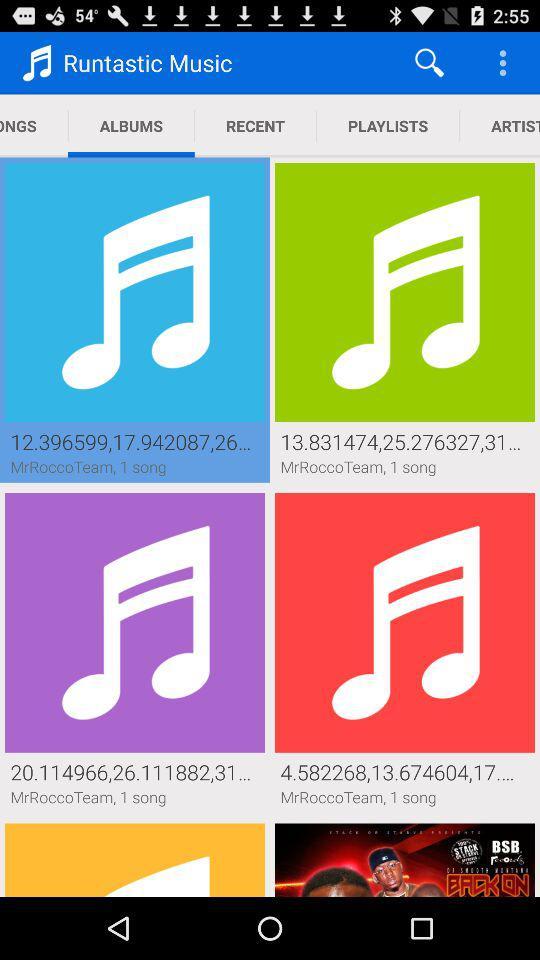 Image resolution: width=540 pixels, height=960 pixels. What do you see at coordinates (388, 125) in the screenshot?
I see `the item to the left of the artists app` at bounding box center [388, 125].